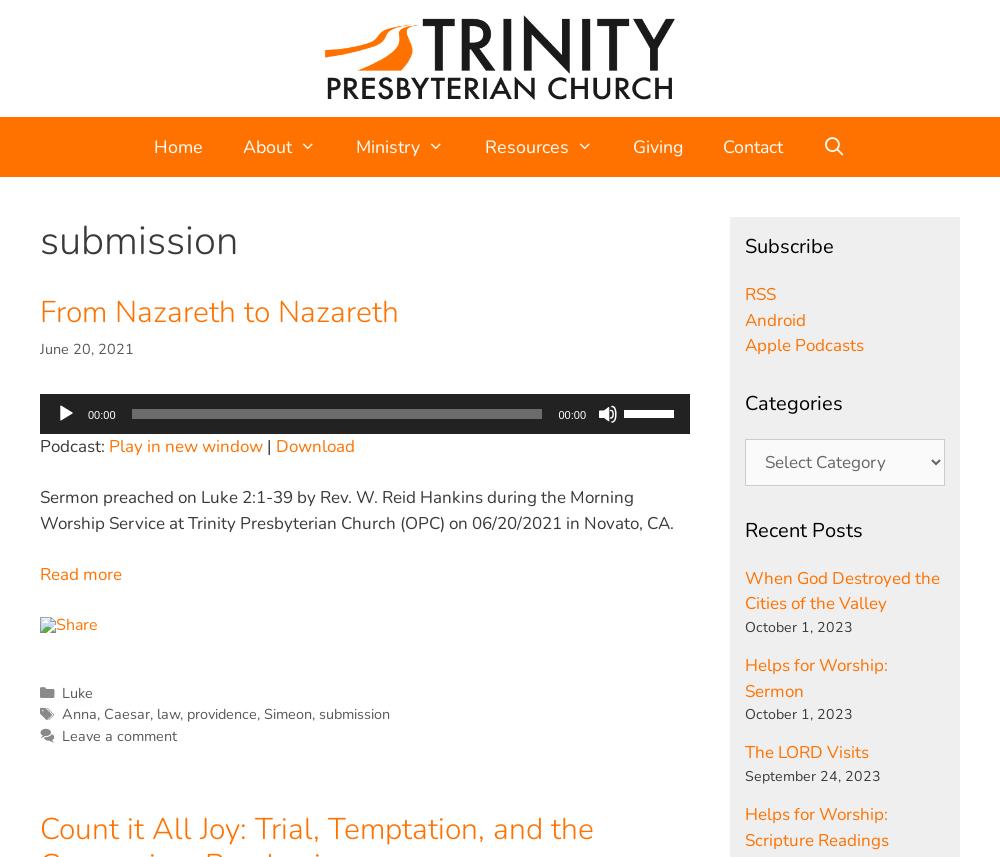 This screenshot has height=857, width=1000. What do you see at coordinates (812, 774) in the screenshot?
I see `'September 24, 2023'` at bounding box center [812, 774].